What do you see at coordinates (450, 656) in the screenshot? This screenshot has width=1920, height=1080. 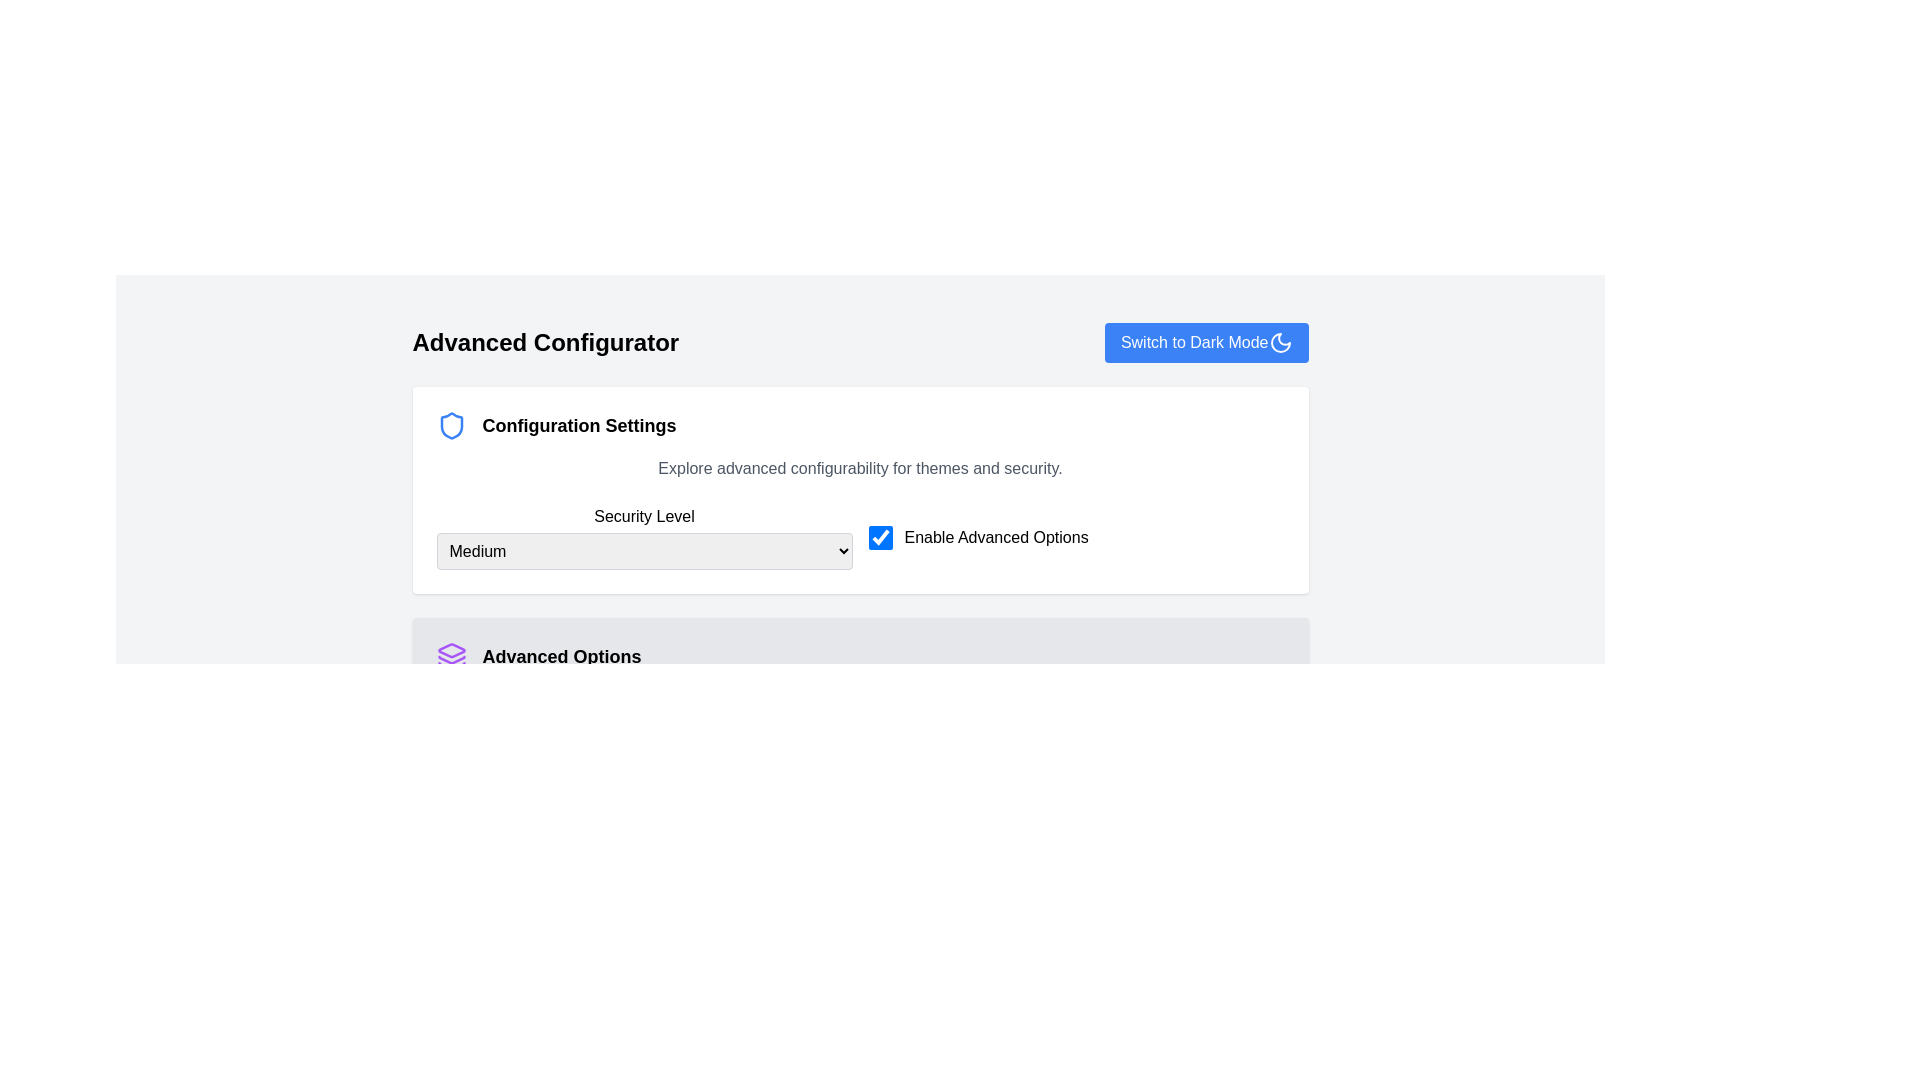 I see `the purple icon representing stacked layers in the 'Advanced Options' section, which is the first visual item from the left` at bounding box center [450, 656].